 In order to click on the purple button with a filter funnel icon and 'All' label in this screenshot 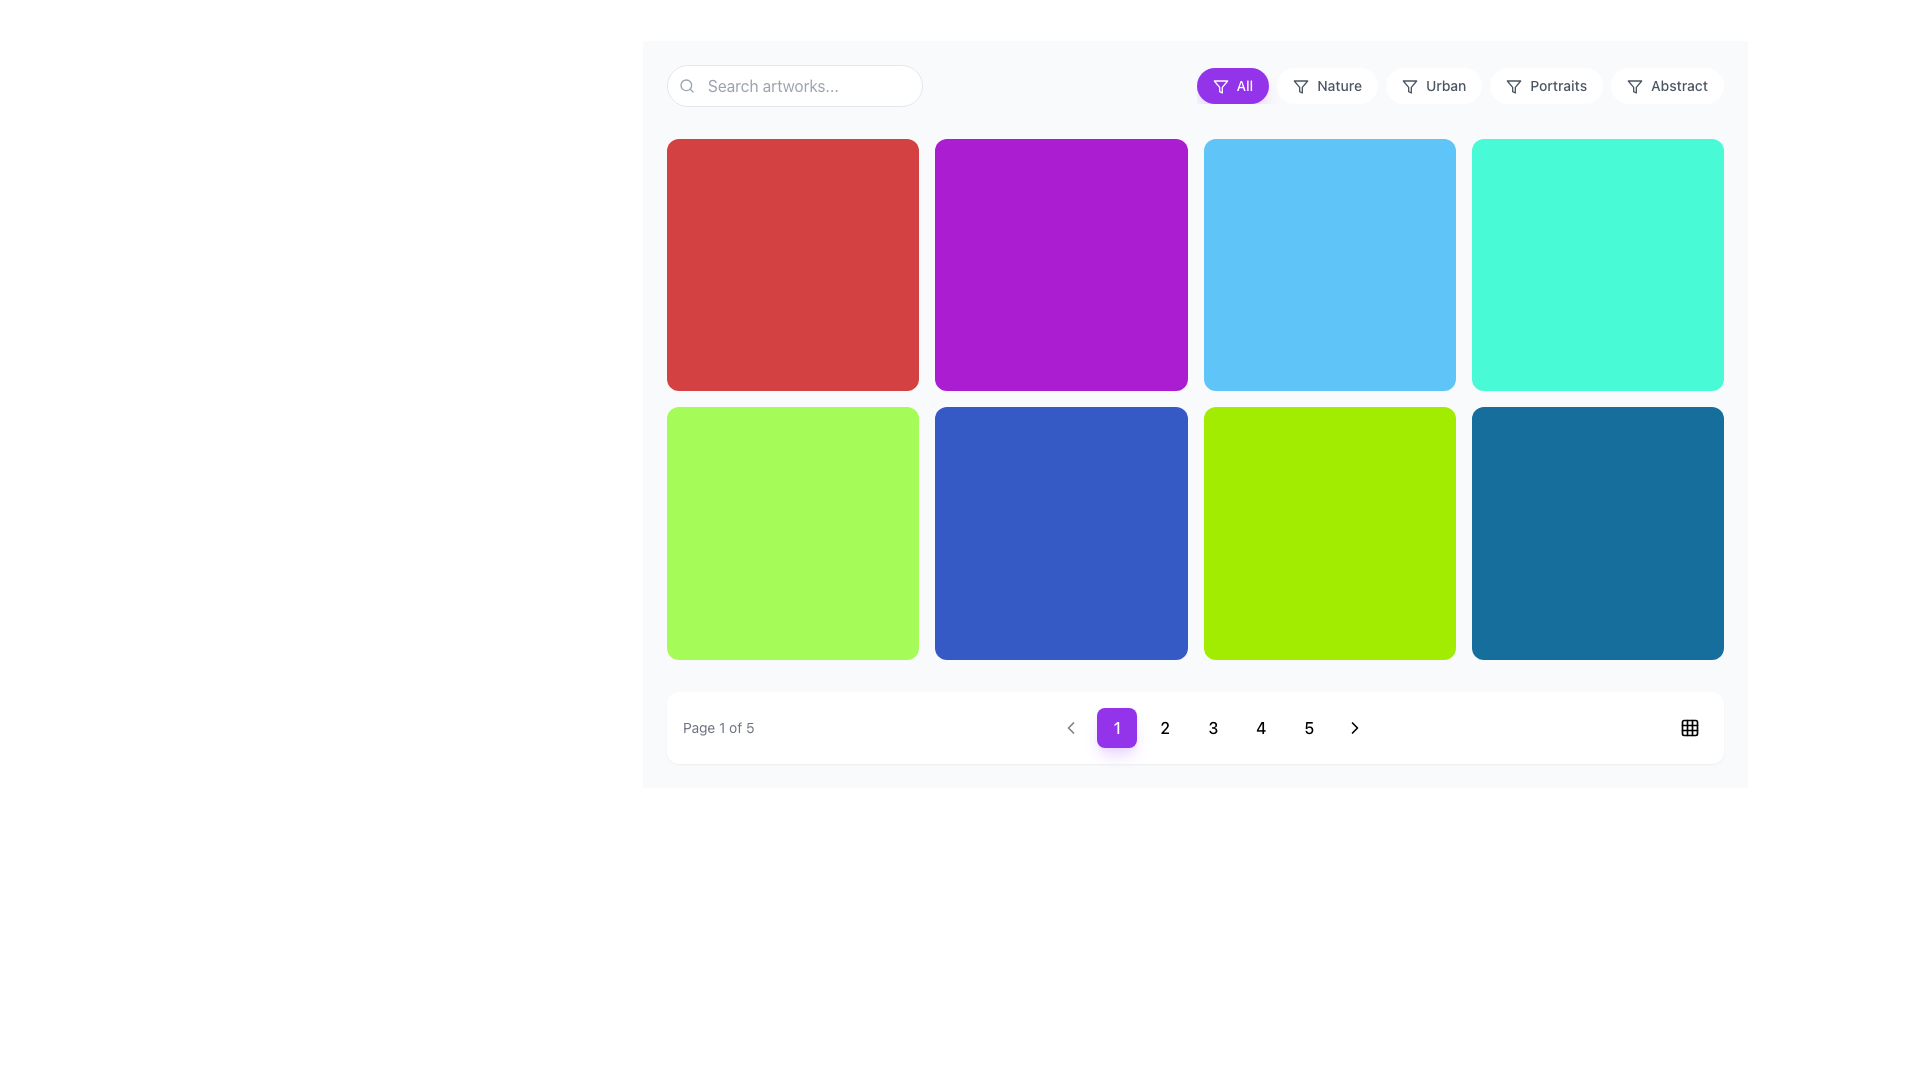, I will do `click(1219, 86)`.